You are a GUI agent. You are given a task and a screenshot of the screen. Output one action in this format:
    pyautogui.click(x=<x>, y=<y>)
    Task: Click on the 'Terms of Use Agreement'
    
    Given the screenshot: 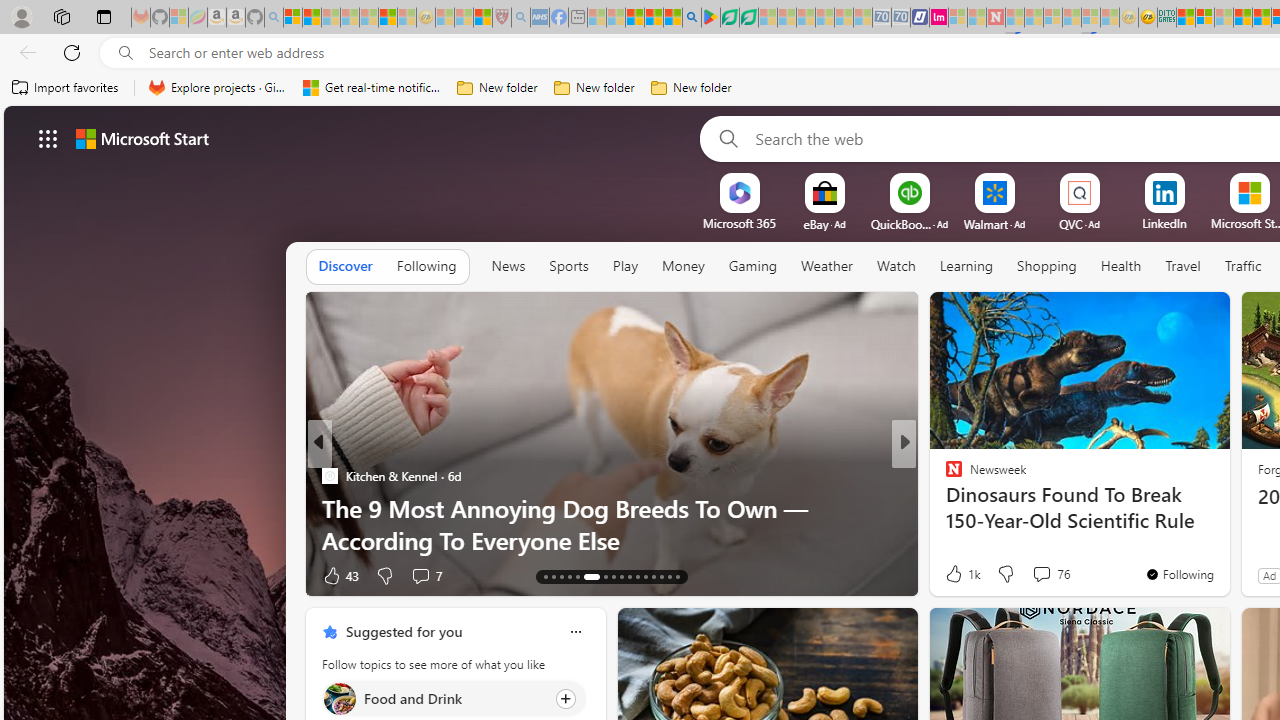 What is the action you would take?
    pyautogui.click(x=728, y=17)
    